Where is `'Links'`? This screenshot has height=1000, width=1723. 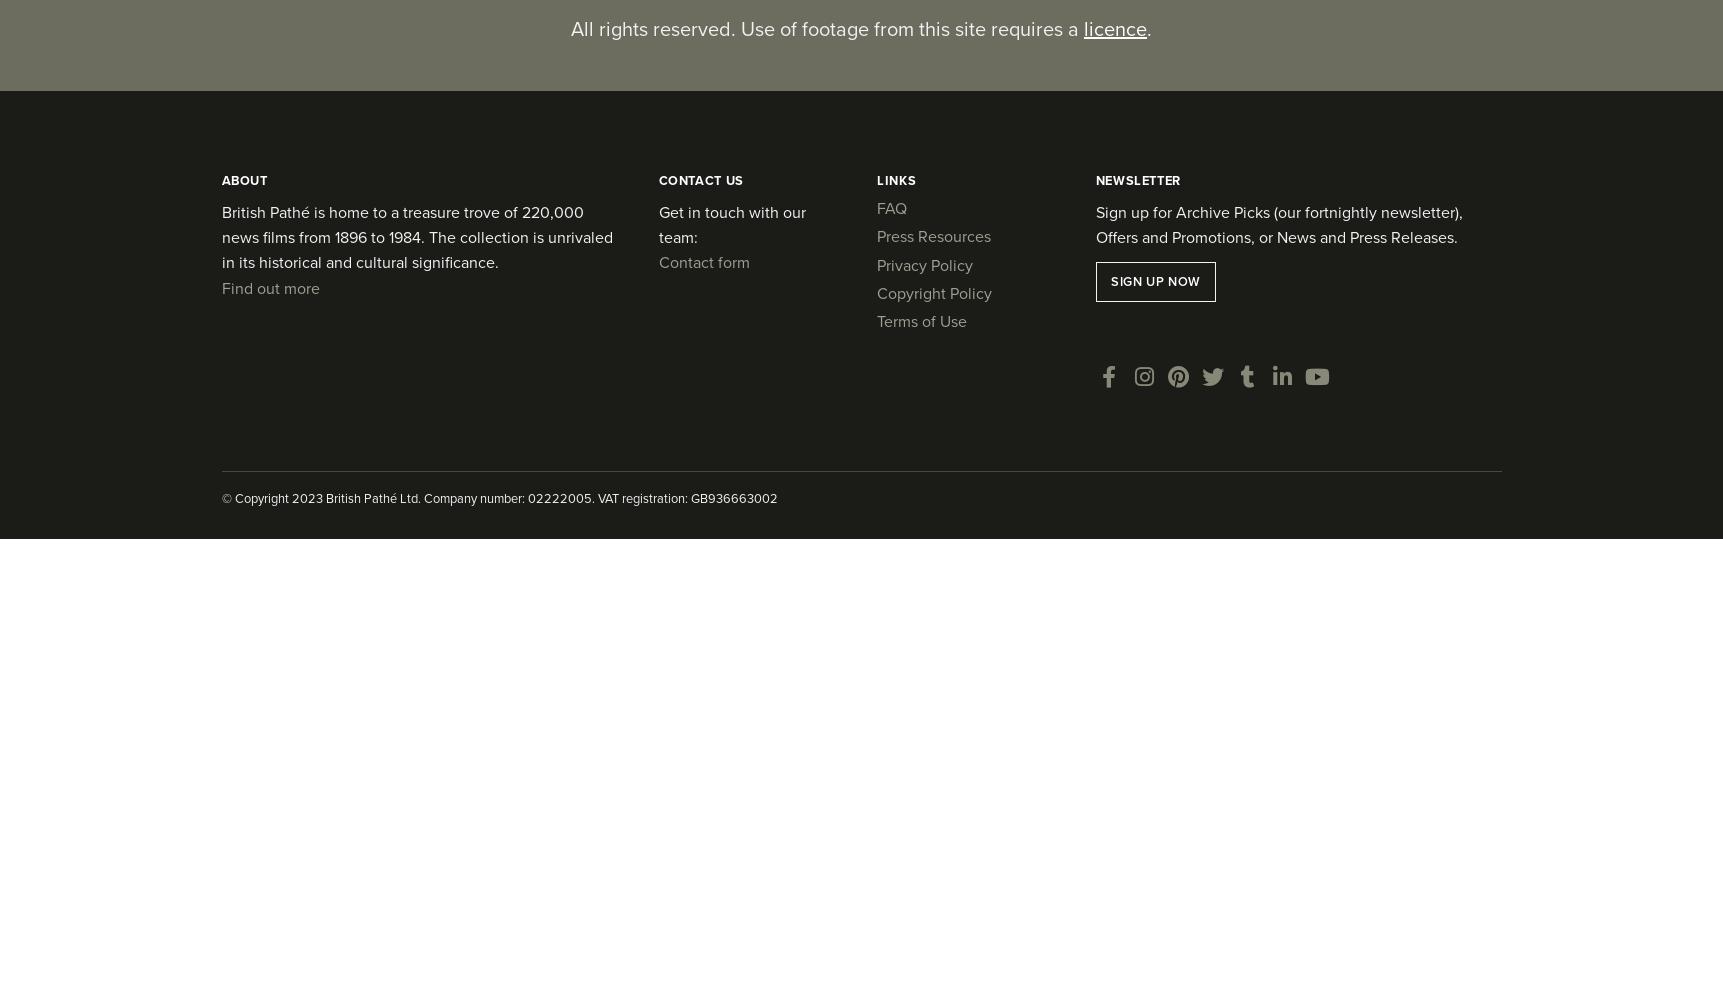 'Links' is located at coordinates (895, 179).